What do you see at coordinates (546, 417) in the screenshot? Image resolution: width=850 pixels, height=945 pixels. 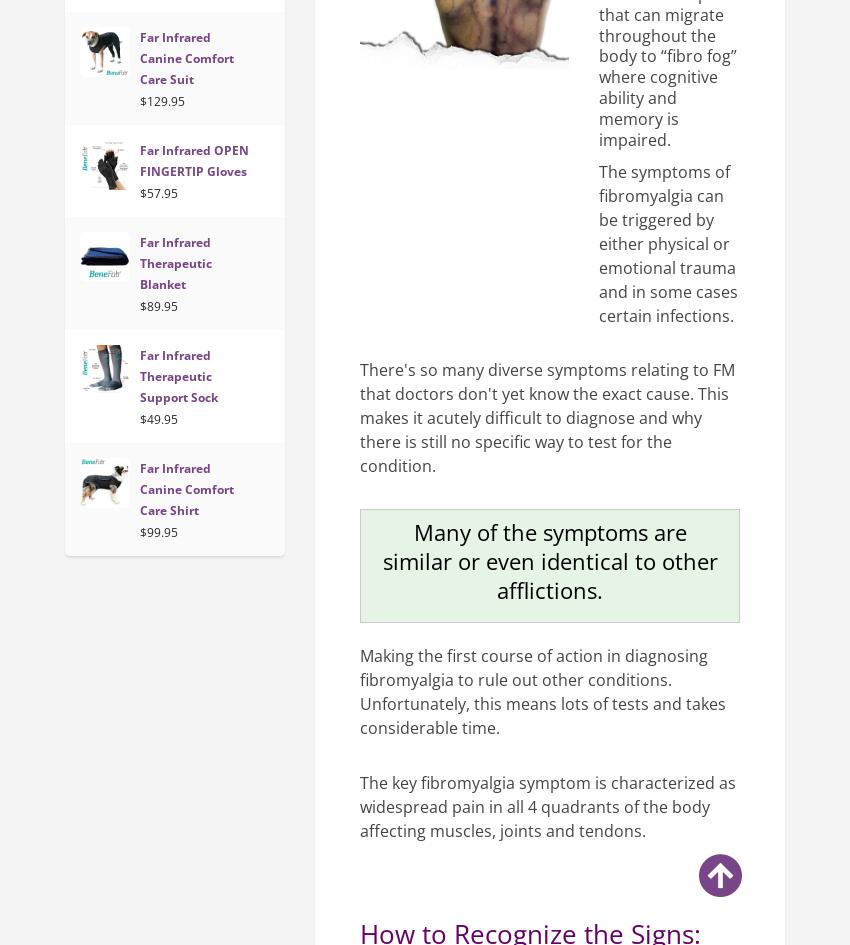 I see `'There's so many diverse symptoms relating to FM that doctors don't yet know the exact cause. This makes it acutely difficult to diagnose and why there is still no specific way to test for the condition.'` at bounding box center [546, 417].